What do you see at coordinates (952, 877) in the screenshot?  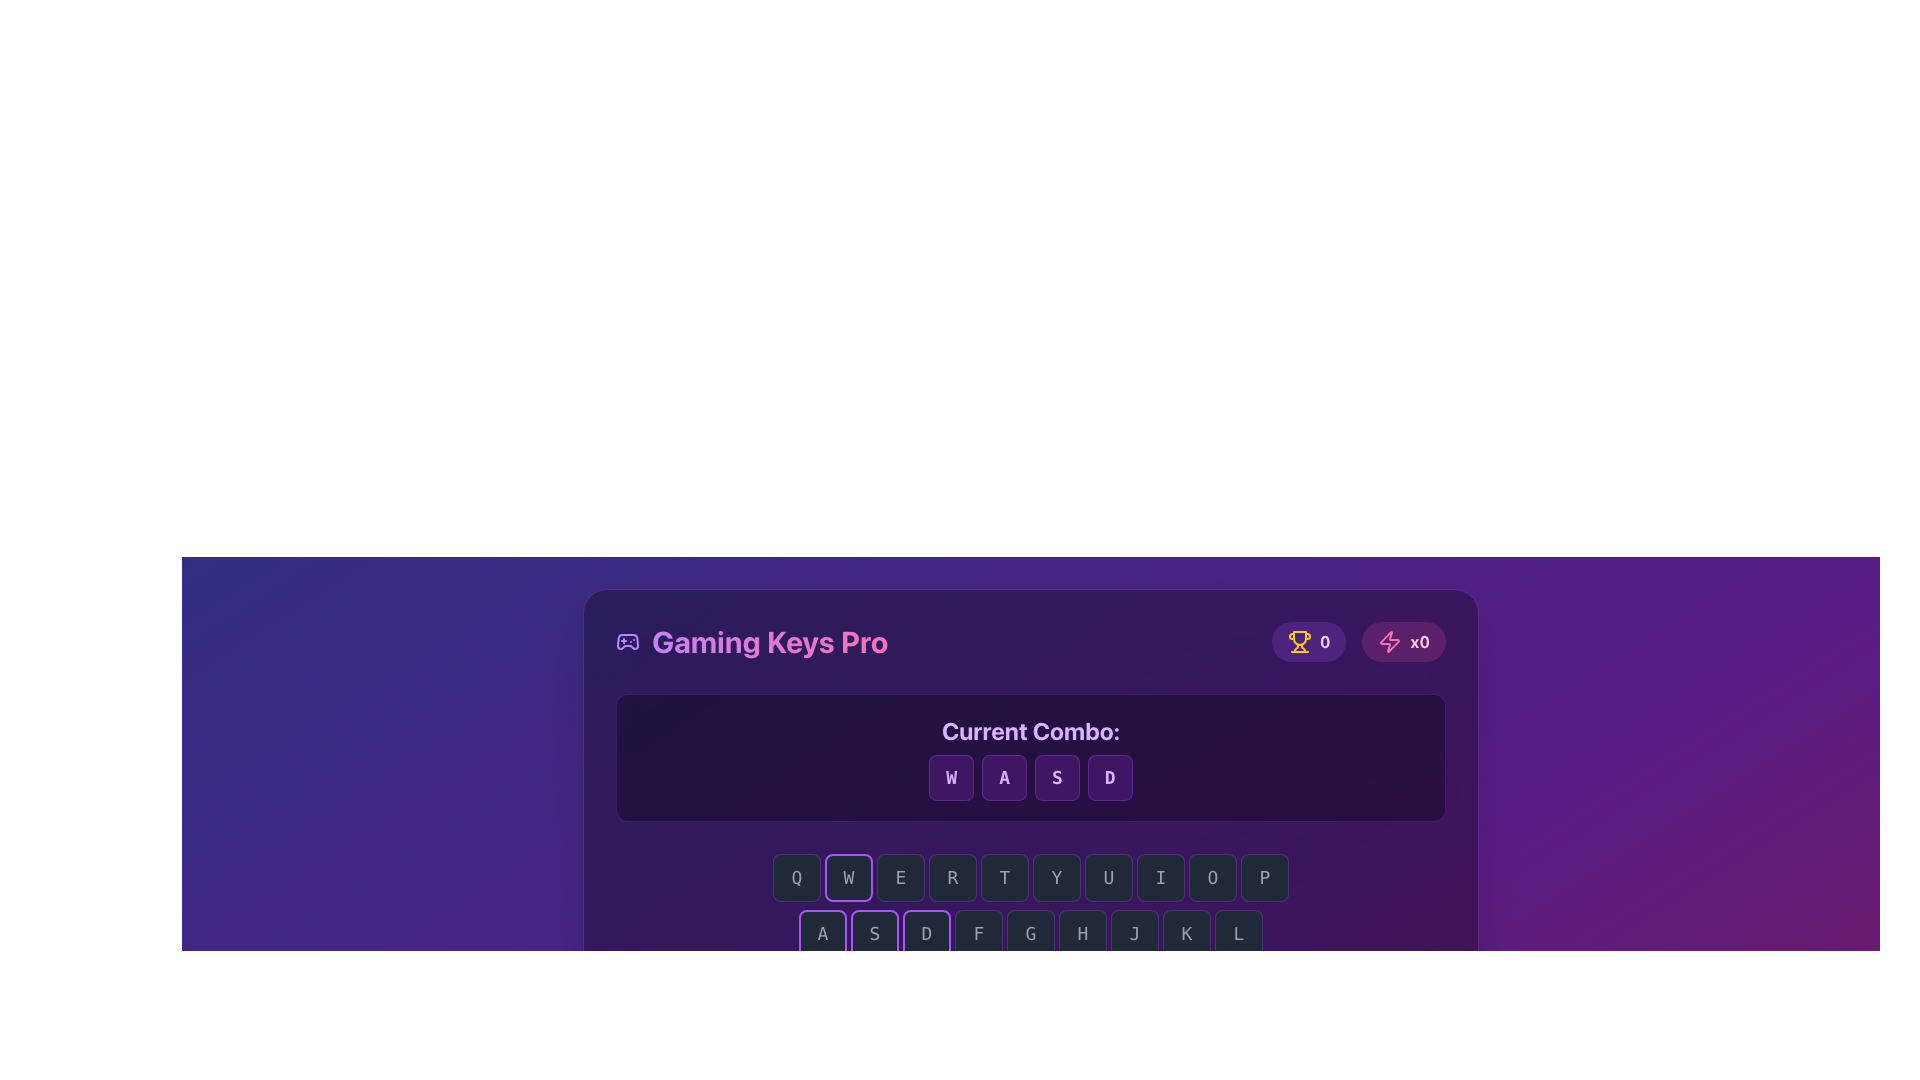 I see `the square button with a dark gray background and the light gray text 'R' to trigger the hover effect` at bounding box center [952, 877].